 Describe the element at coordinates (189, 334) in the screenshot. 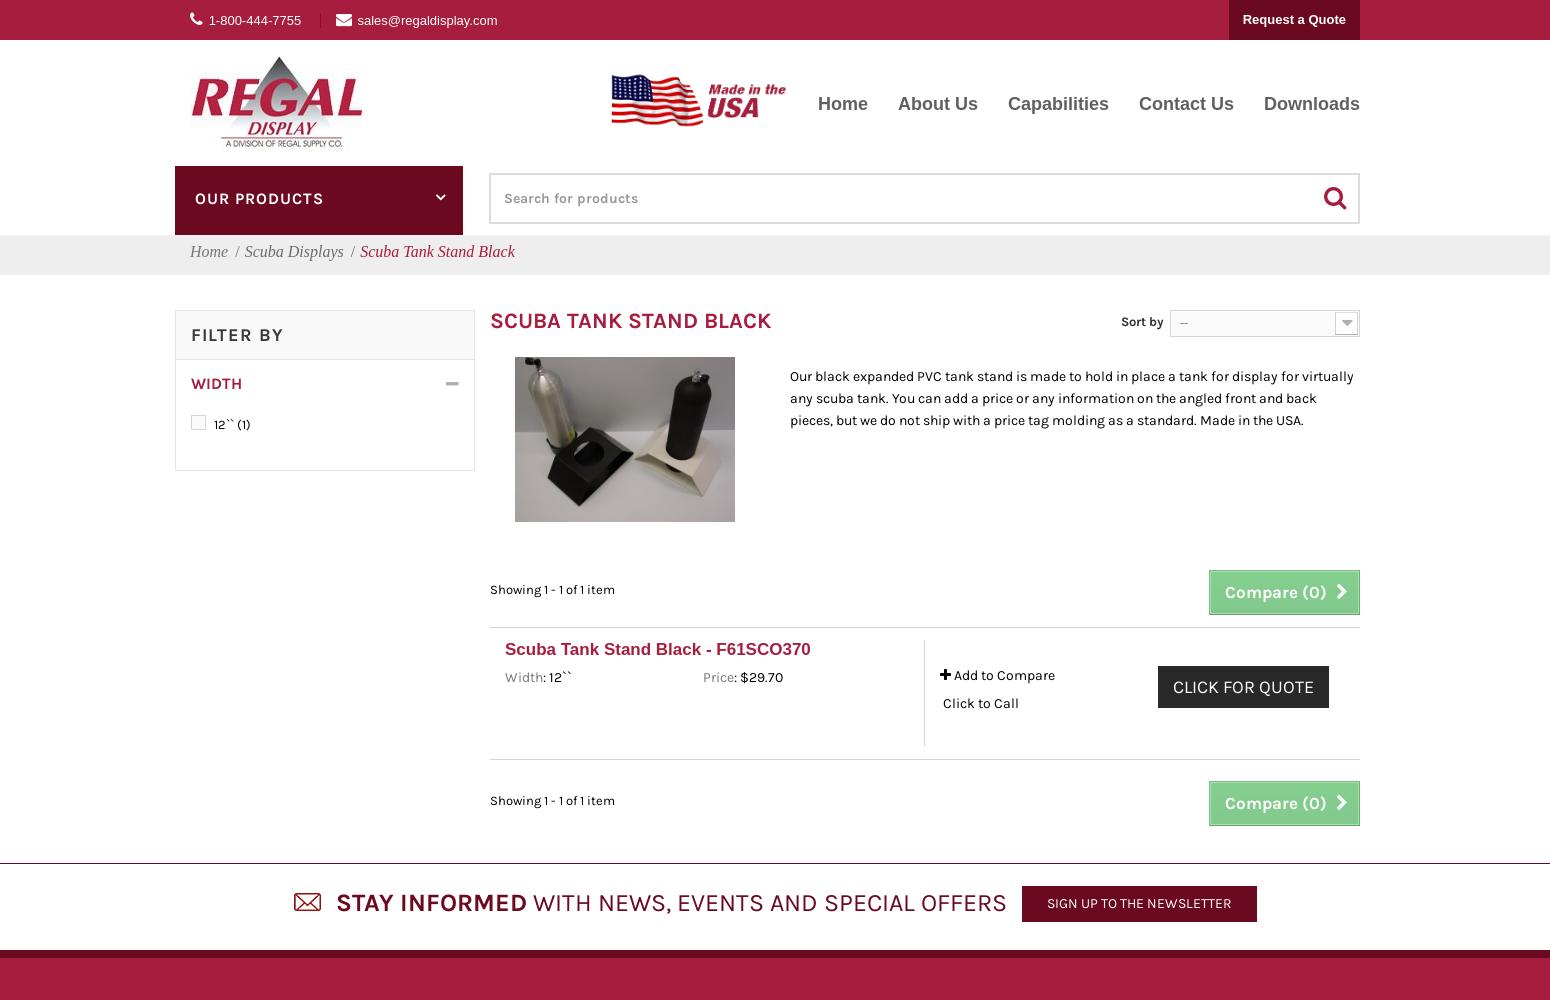

I see `'Filter By'` at that location.